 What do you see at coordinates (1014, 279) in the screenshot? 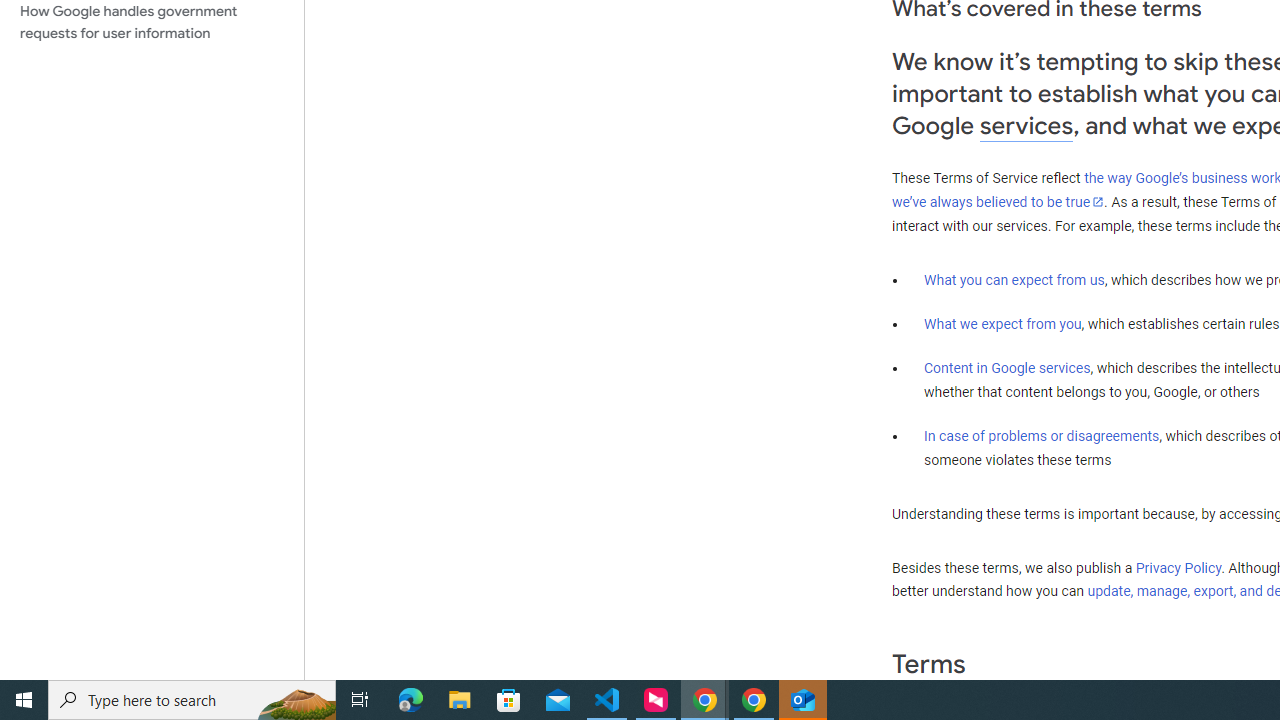
I see `'What you can expect from us'` at bounding box center [1014, 279].